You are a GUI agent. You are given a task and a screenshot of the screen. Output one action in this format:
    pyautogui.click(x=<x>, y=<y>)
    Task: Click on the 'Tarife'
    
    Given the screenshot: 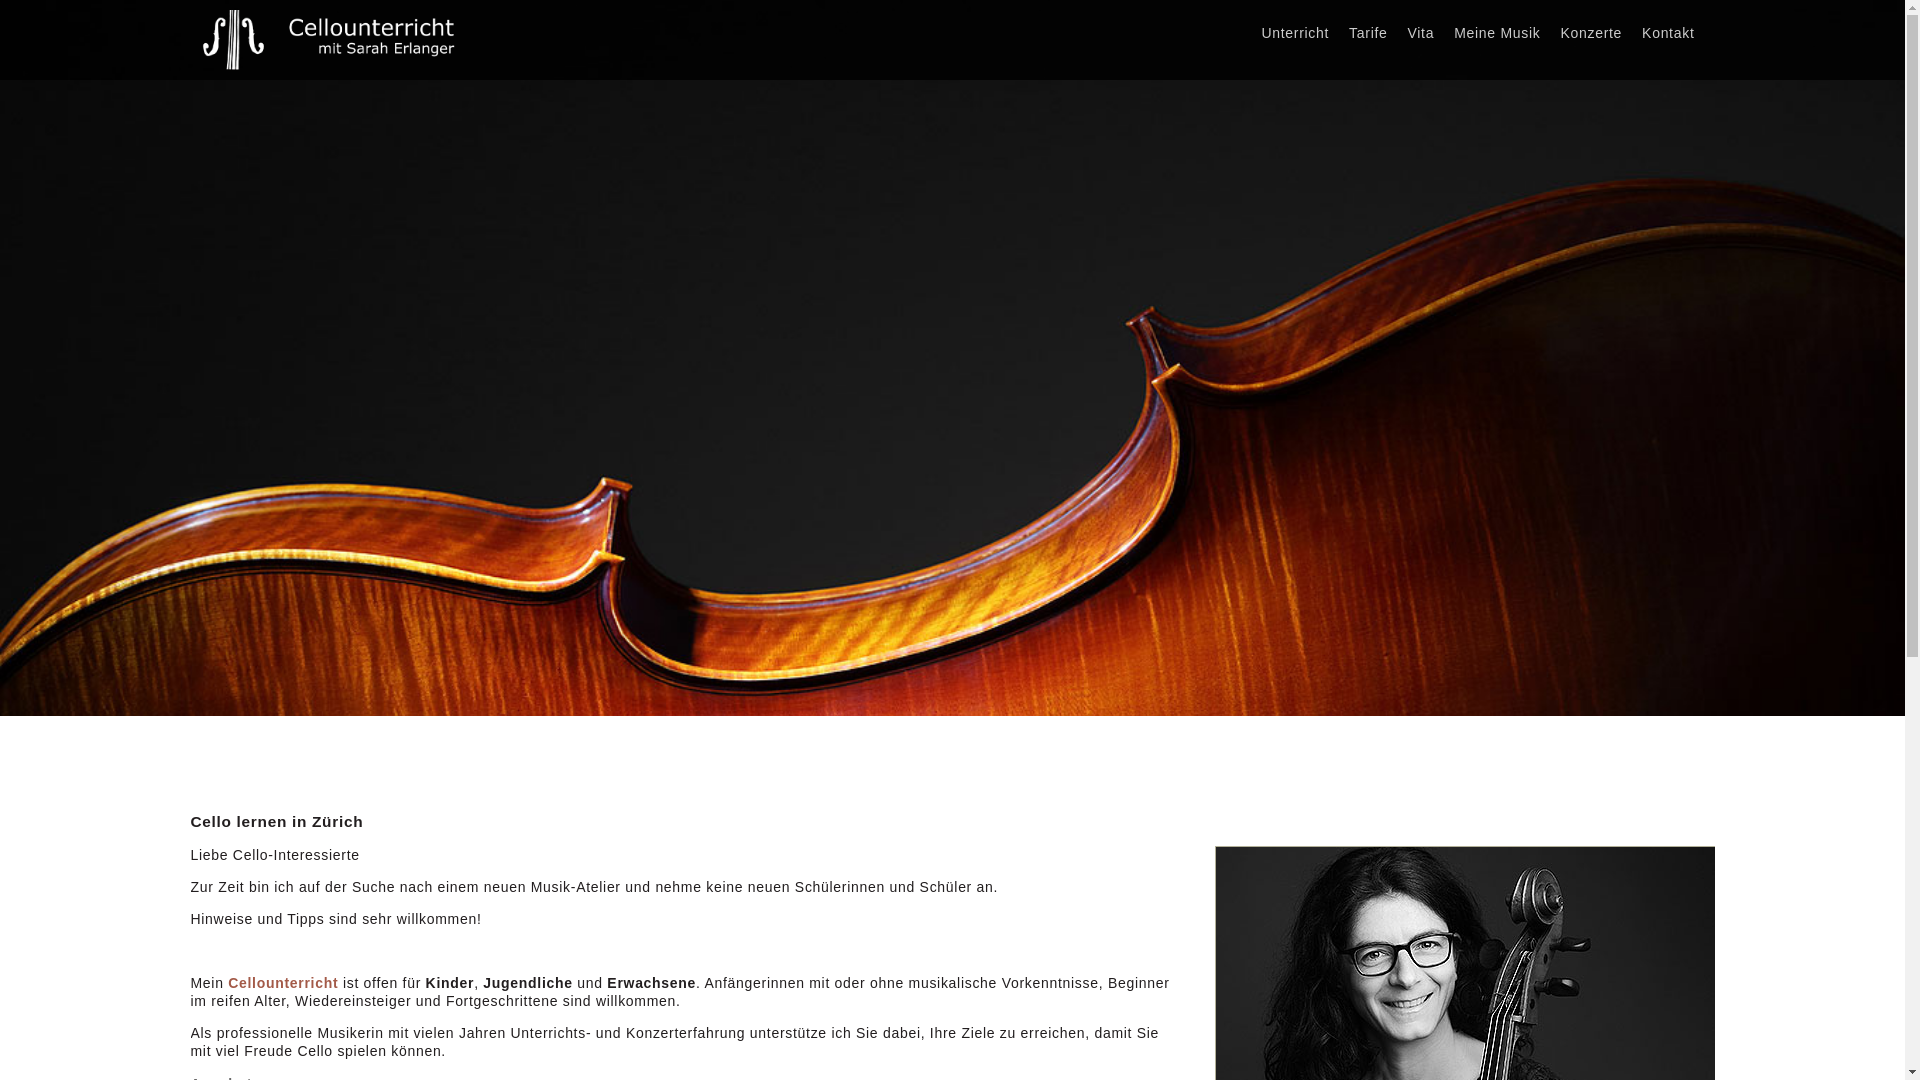 What is the action you would take?
    pyautogui.click(x=1367, y=33)
    